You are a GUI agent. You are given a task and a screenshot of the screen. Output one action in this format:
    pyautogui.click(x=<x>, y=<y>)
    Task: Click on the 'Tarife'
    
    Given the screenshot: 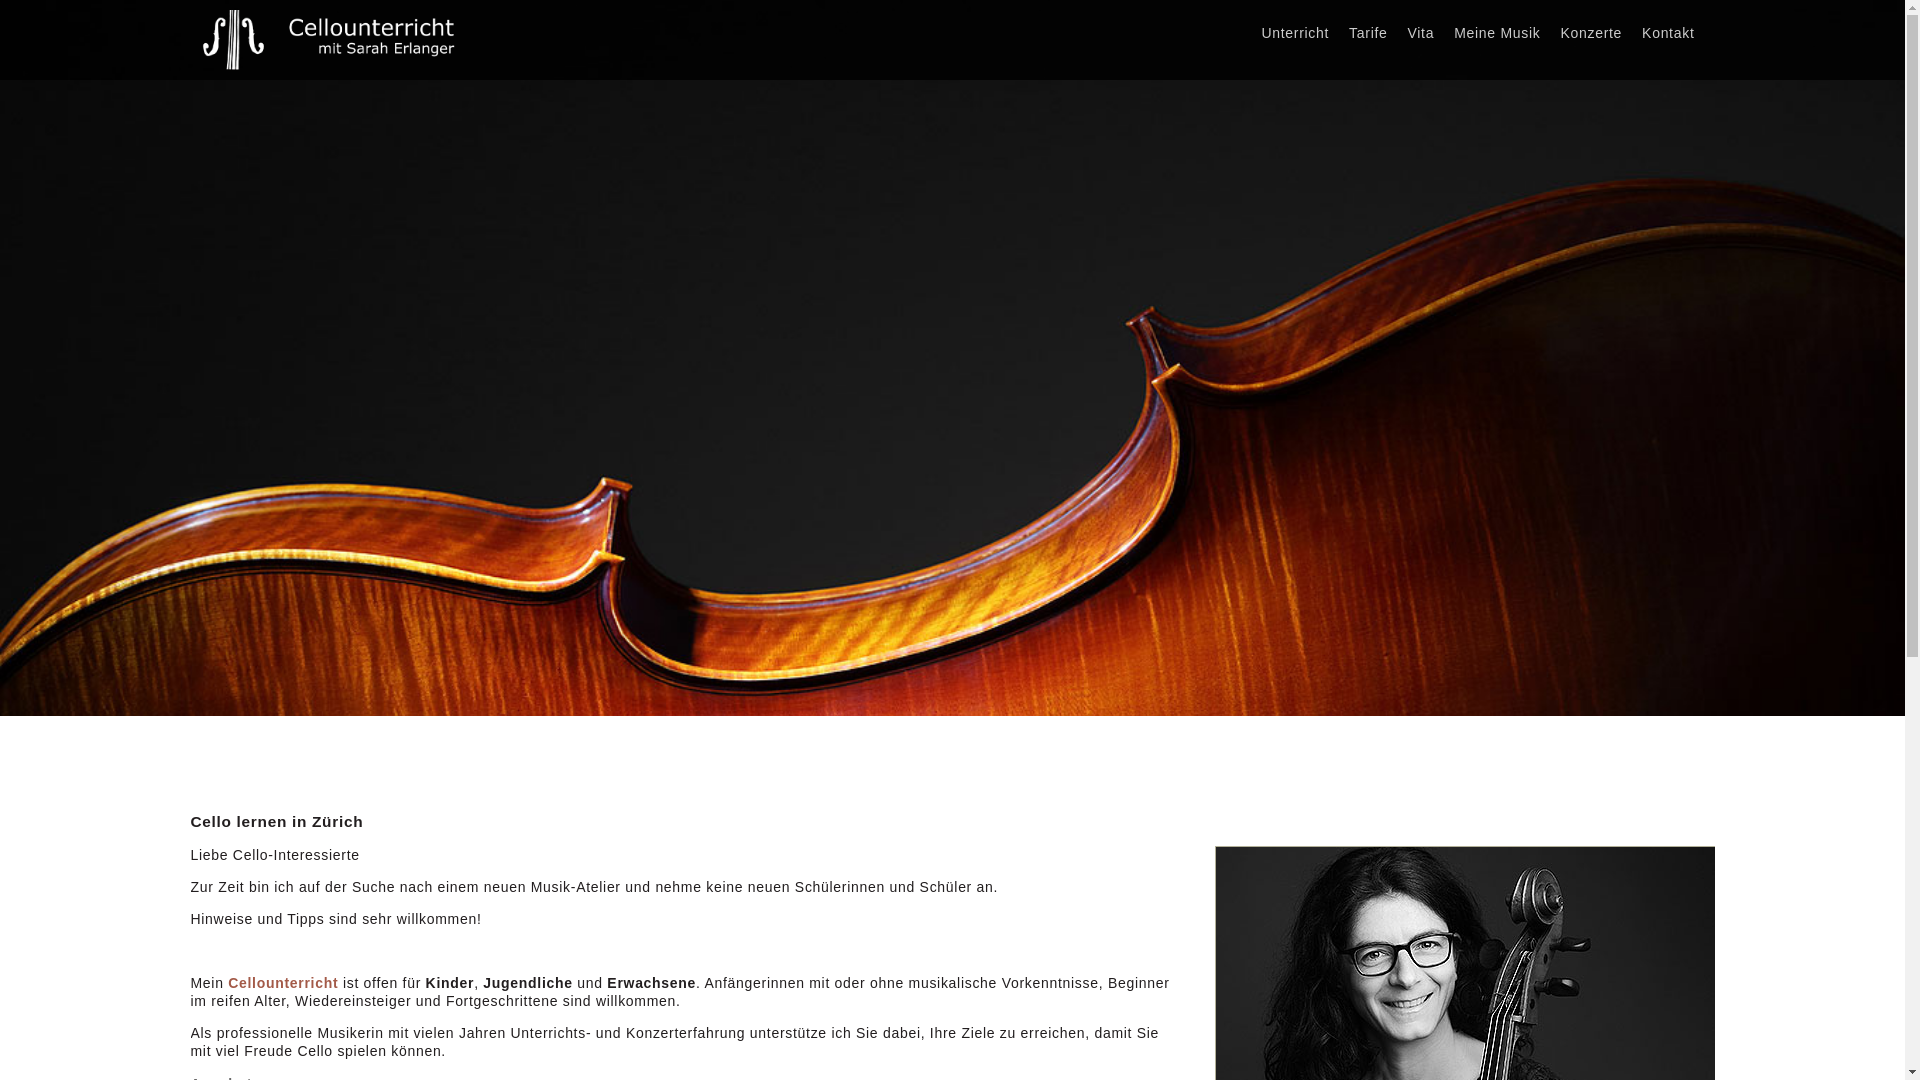 What is the action you would take?
    pyautogui.click(x=1367, y=33)
    